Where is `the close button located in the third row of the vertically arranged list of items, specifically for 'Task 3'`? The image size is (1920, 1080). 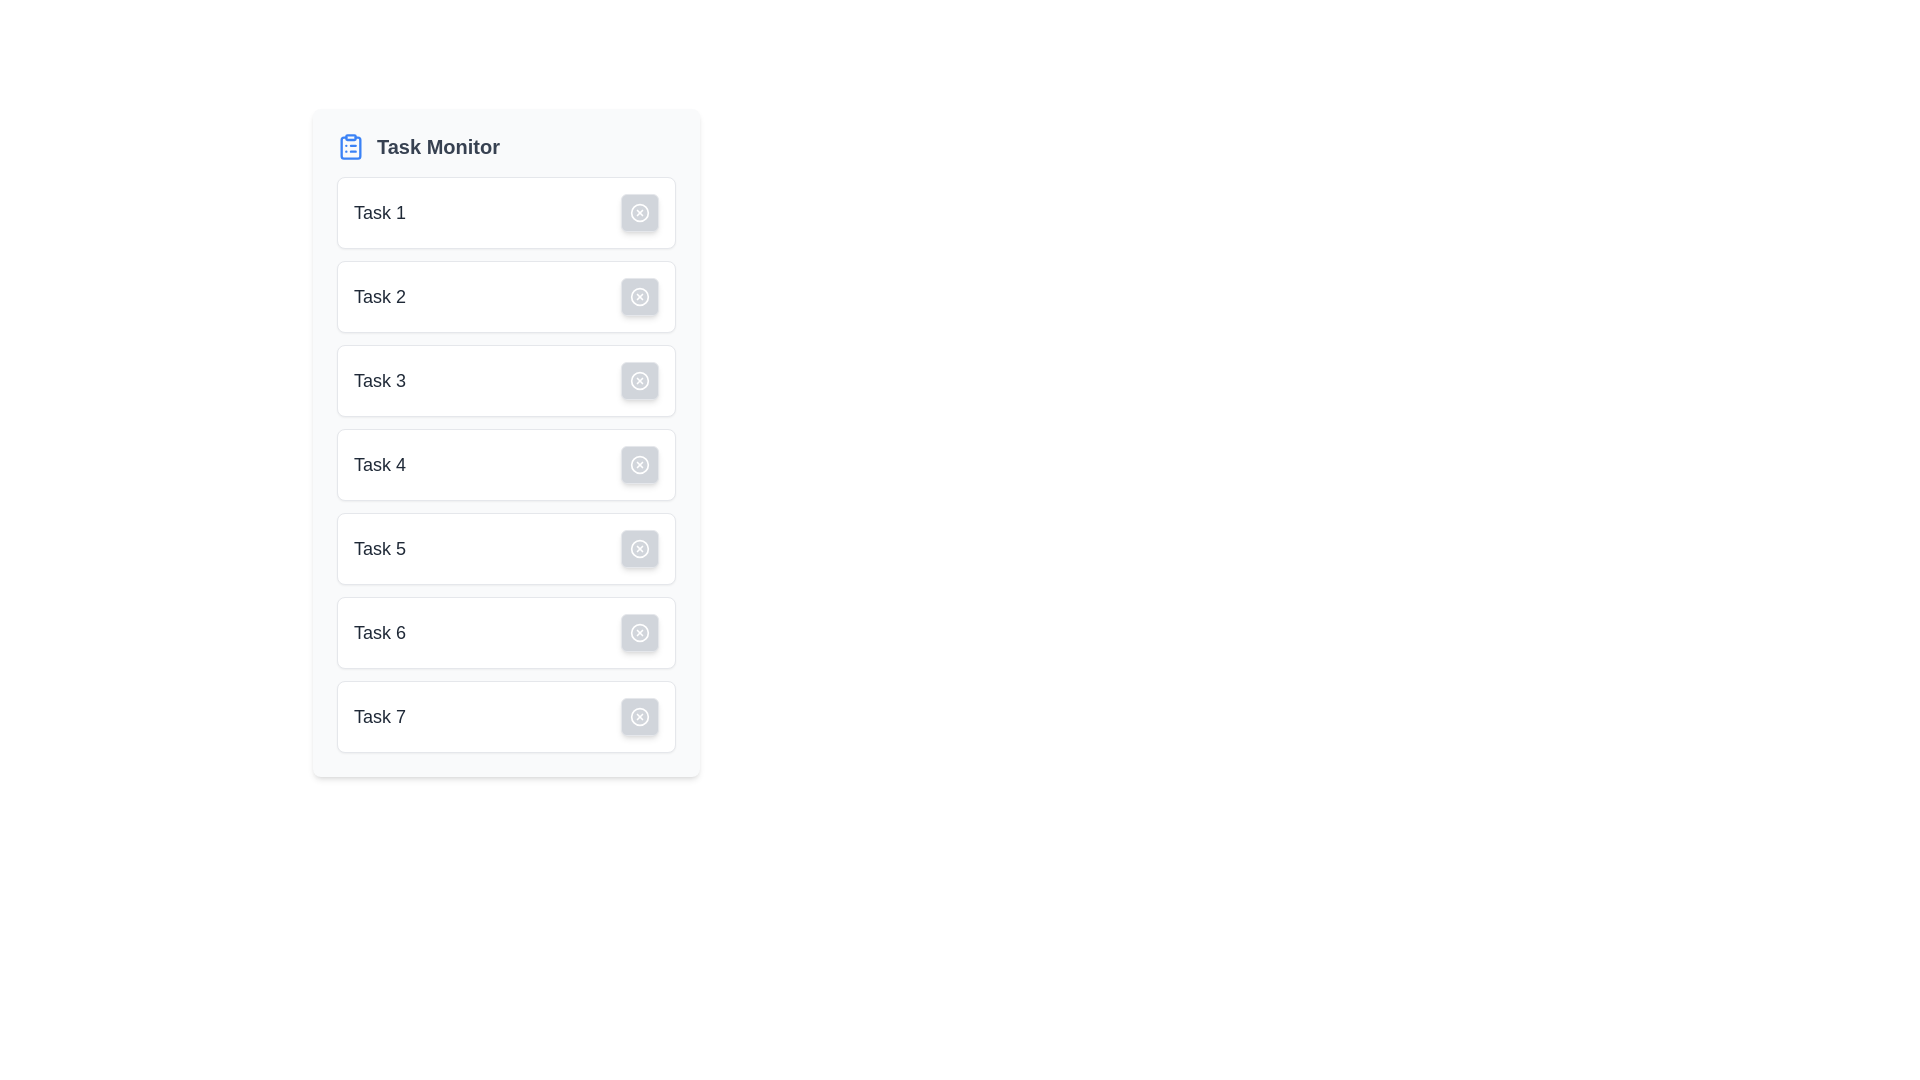 the close button located in the third row of the vertically arranged list of items, specifically for 'Task 3' is located at coordinates (638, 381).